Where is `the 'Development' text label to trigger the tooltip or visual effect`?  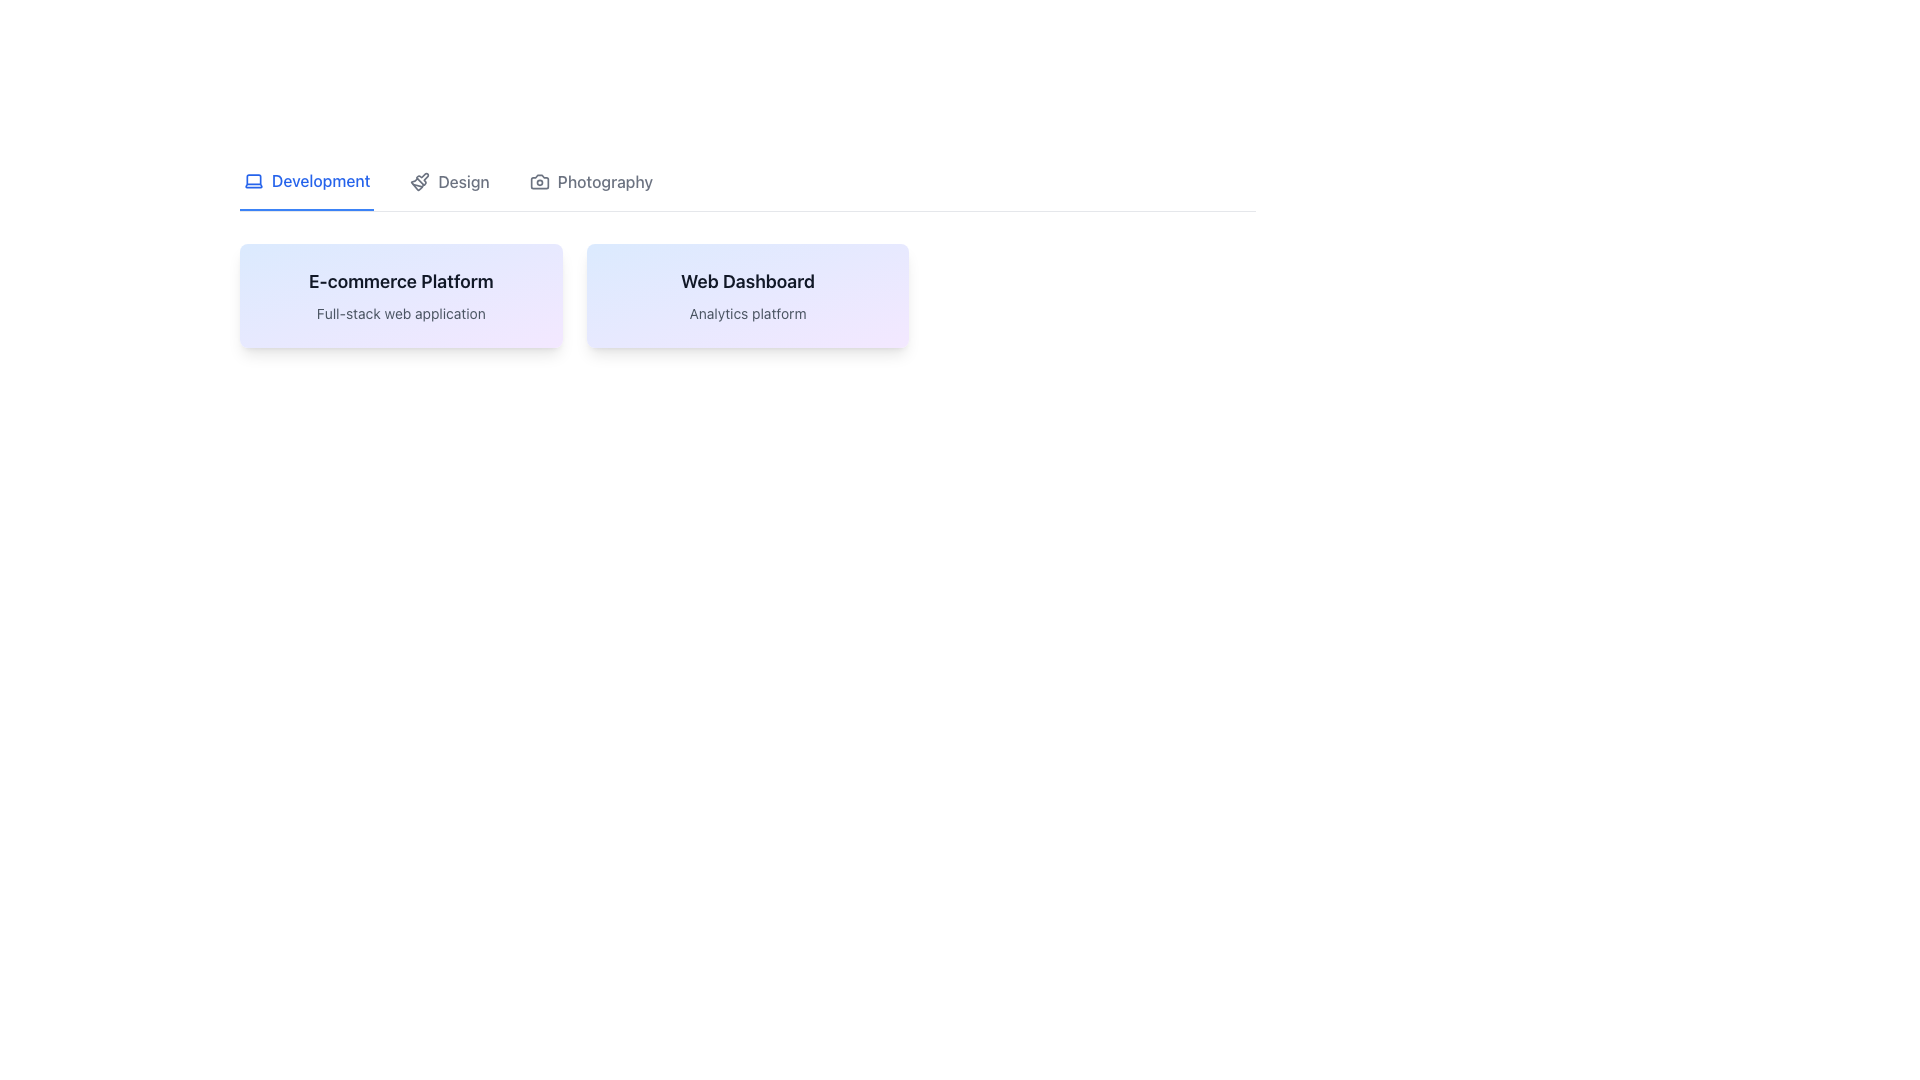
the 'Development' text label to trigger the tooltip or visual effect is located at coordinates (321, 181).